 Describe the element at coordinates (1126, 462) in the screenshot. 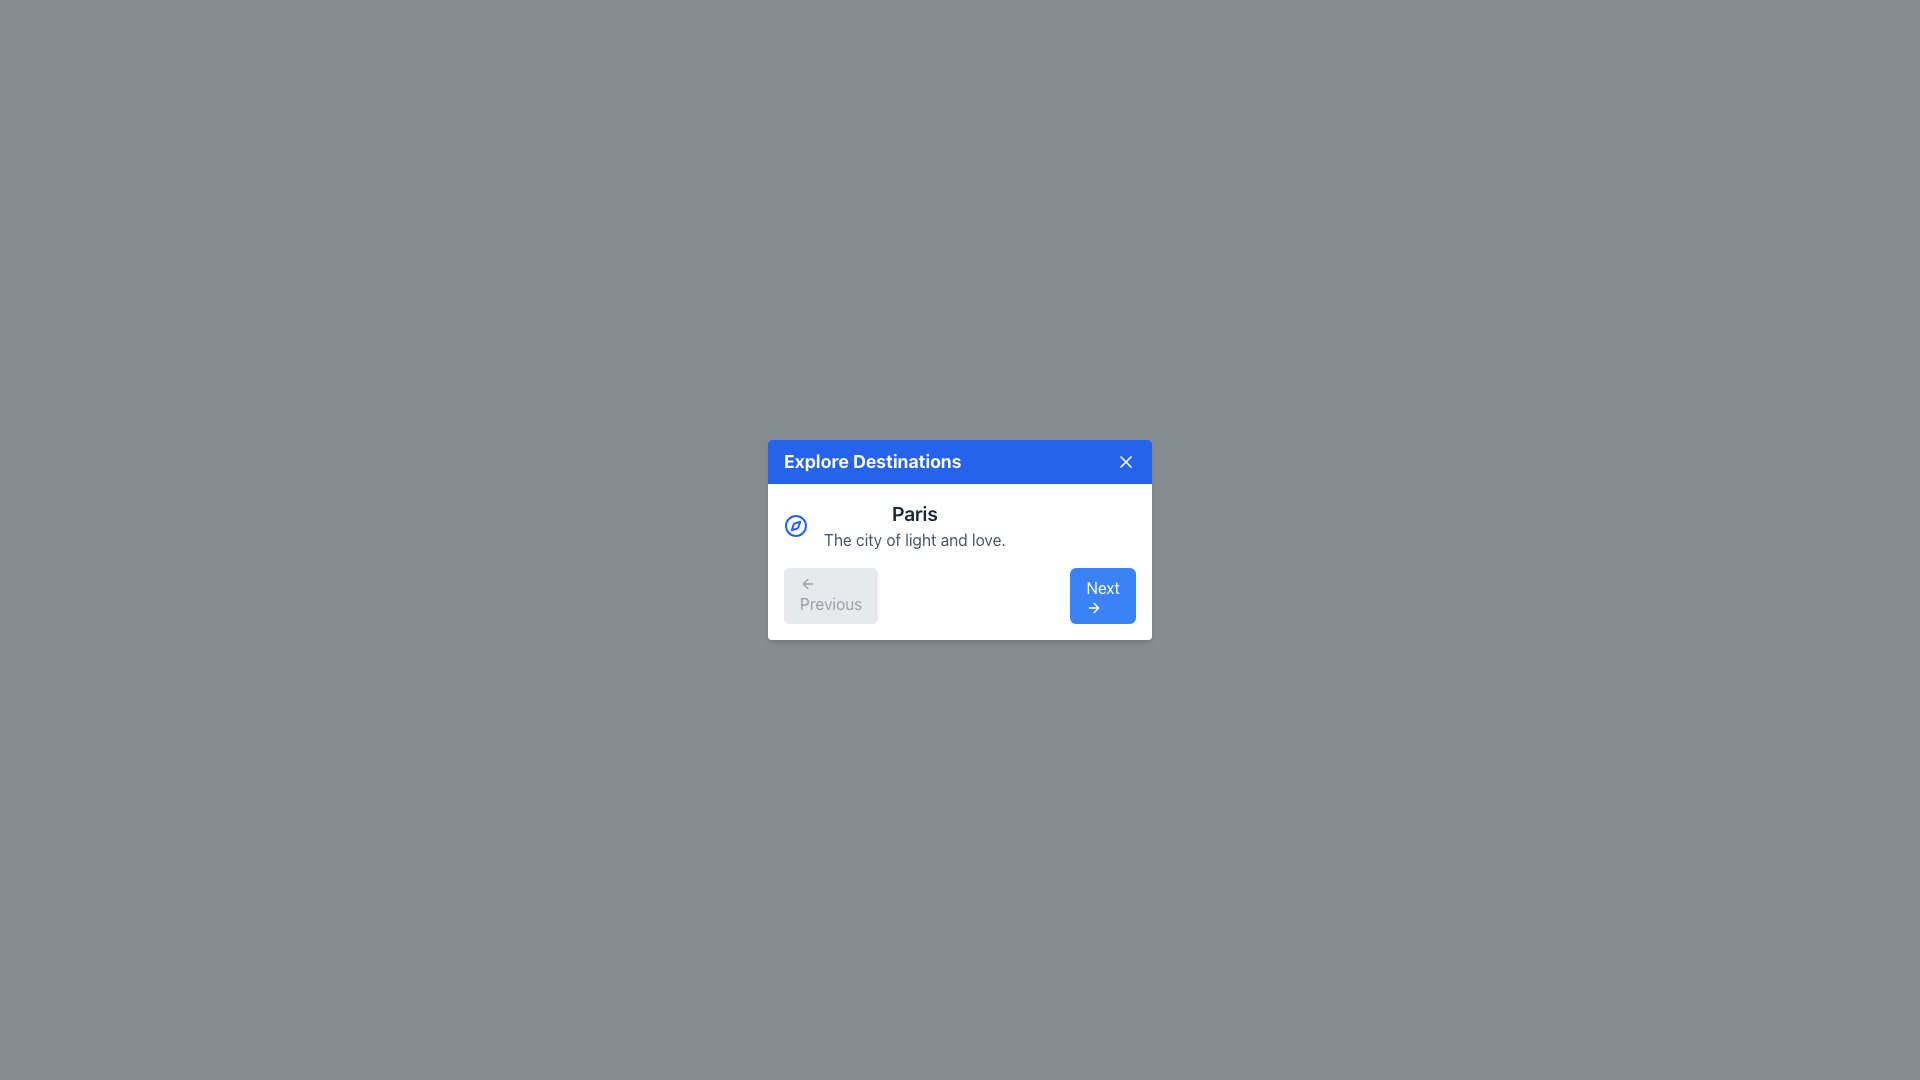

I see `the small 'X' shaped button with a white icon on a blue background, located at the top-right corner of the 'Explore Destinations' header bar` at that location.